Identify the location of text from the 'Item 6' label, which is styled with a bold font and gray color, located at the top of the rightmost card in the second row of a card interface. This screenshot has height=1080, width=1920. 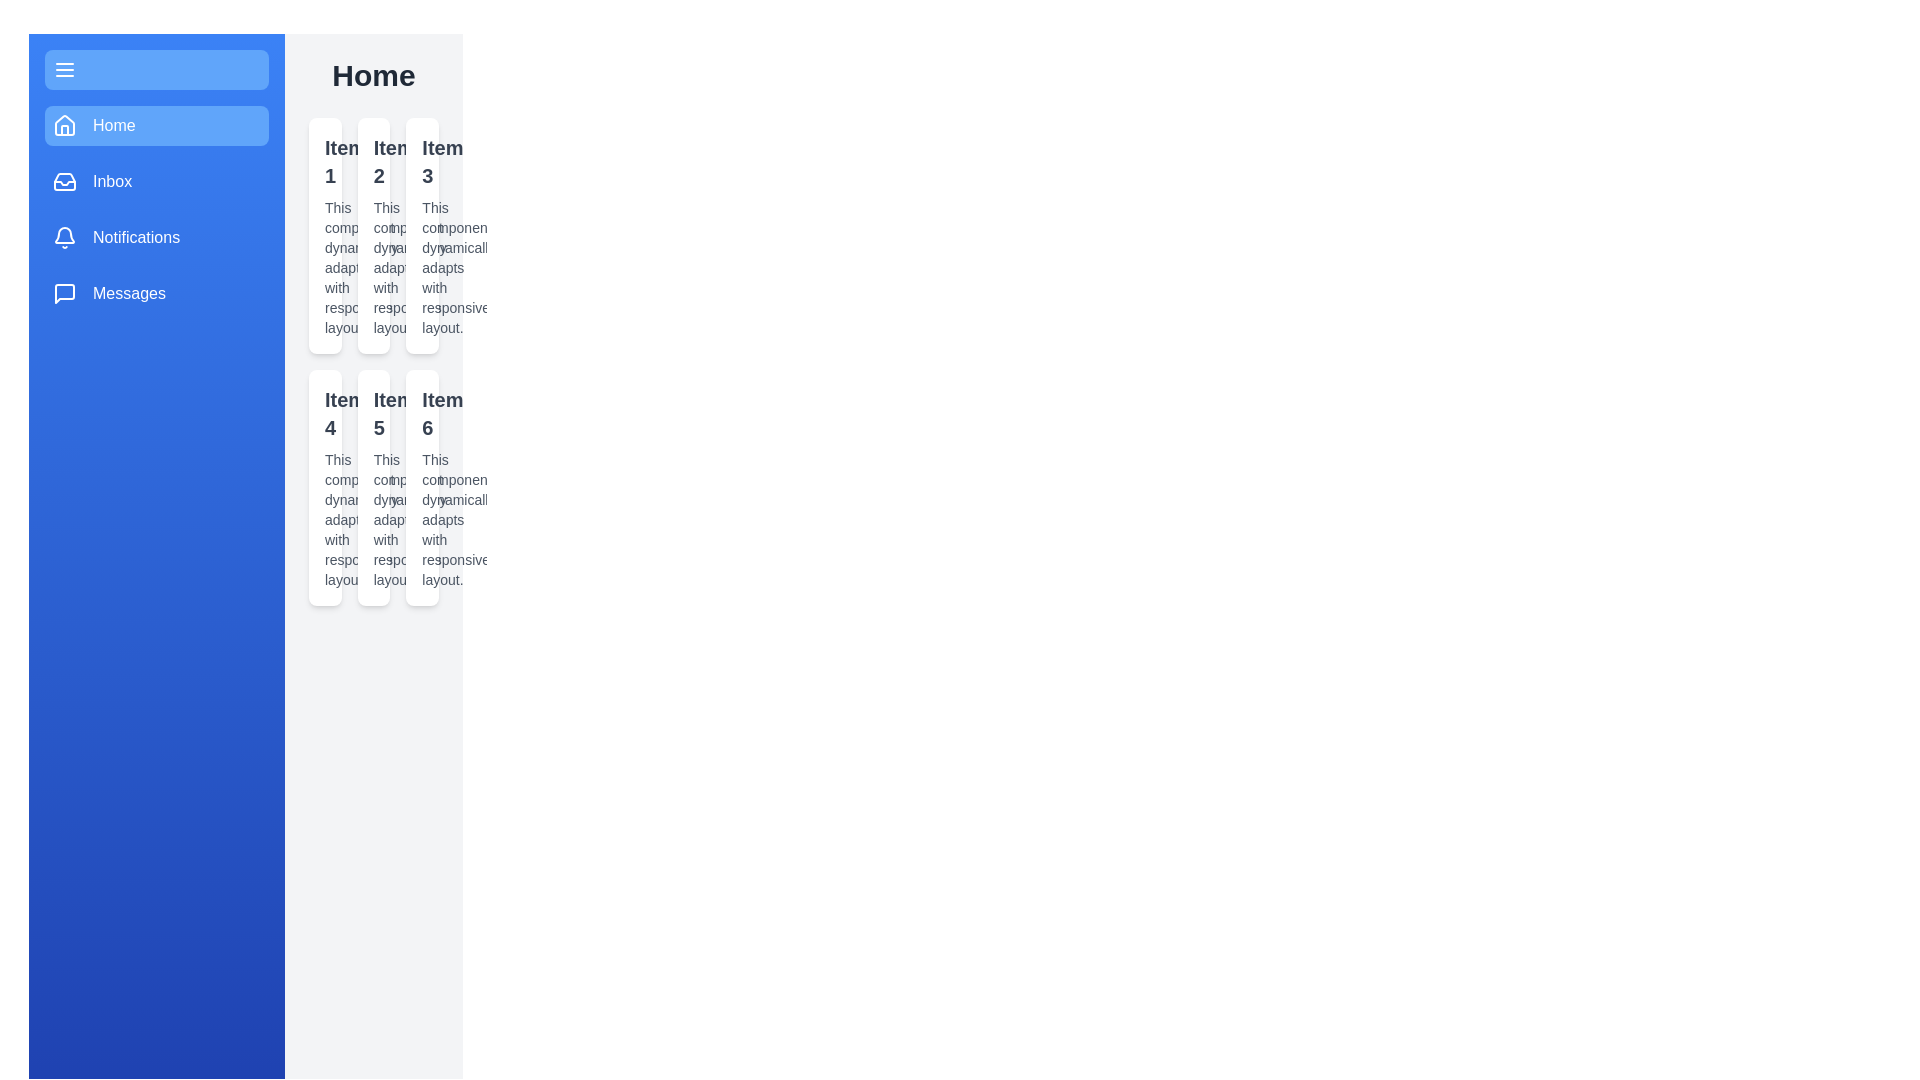
(421, 412).